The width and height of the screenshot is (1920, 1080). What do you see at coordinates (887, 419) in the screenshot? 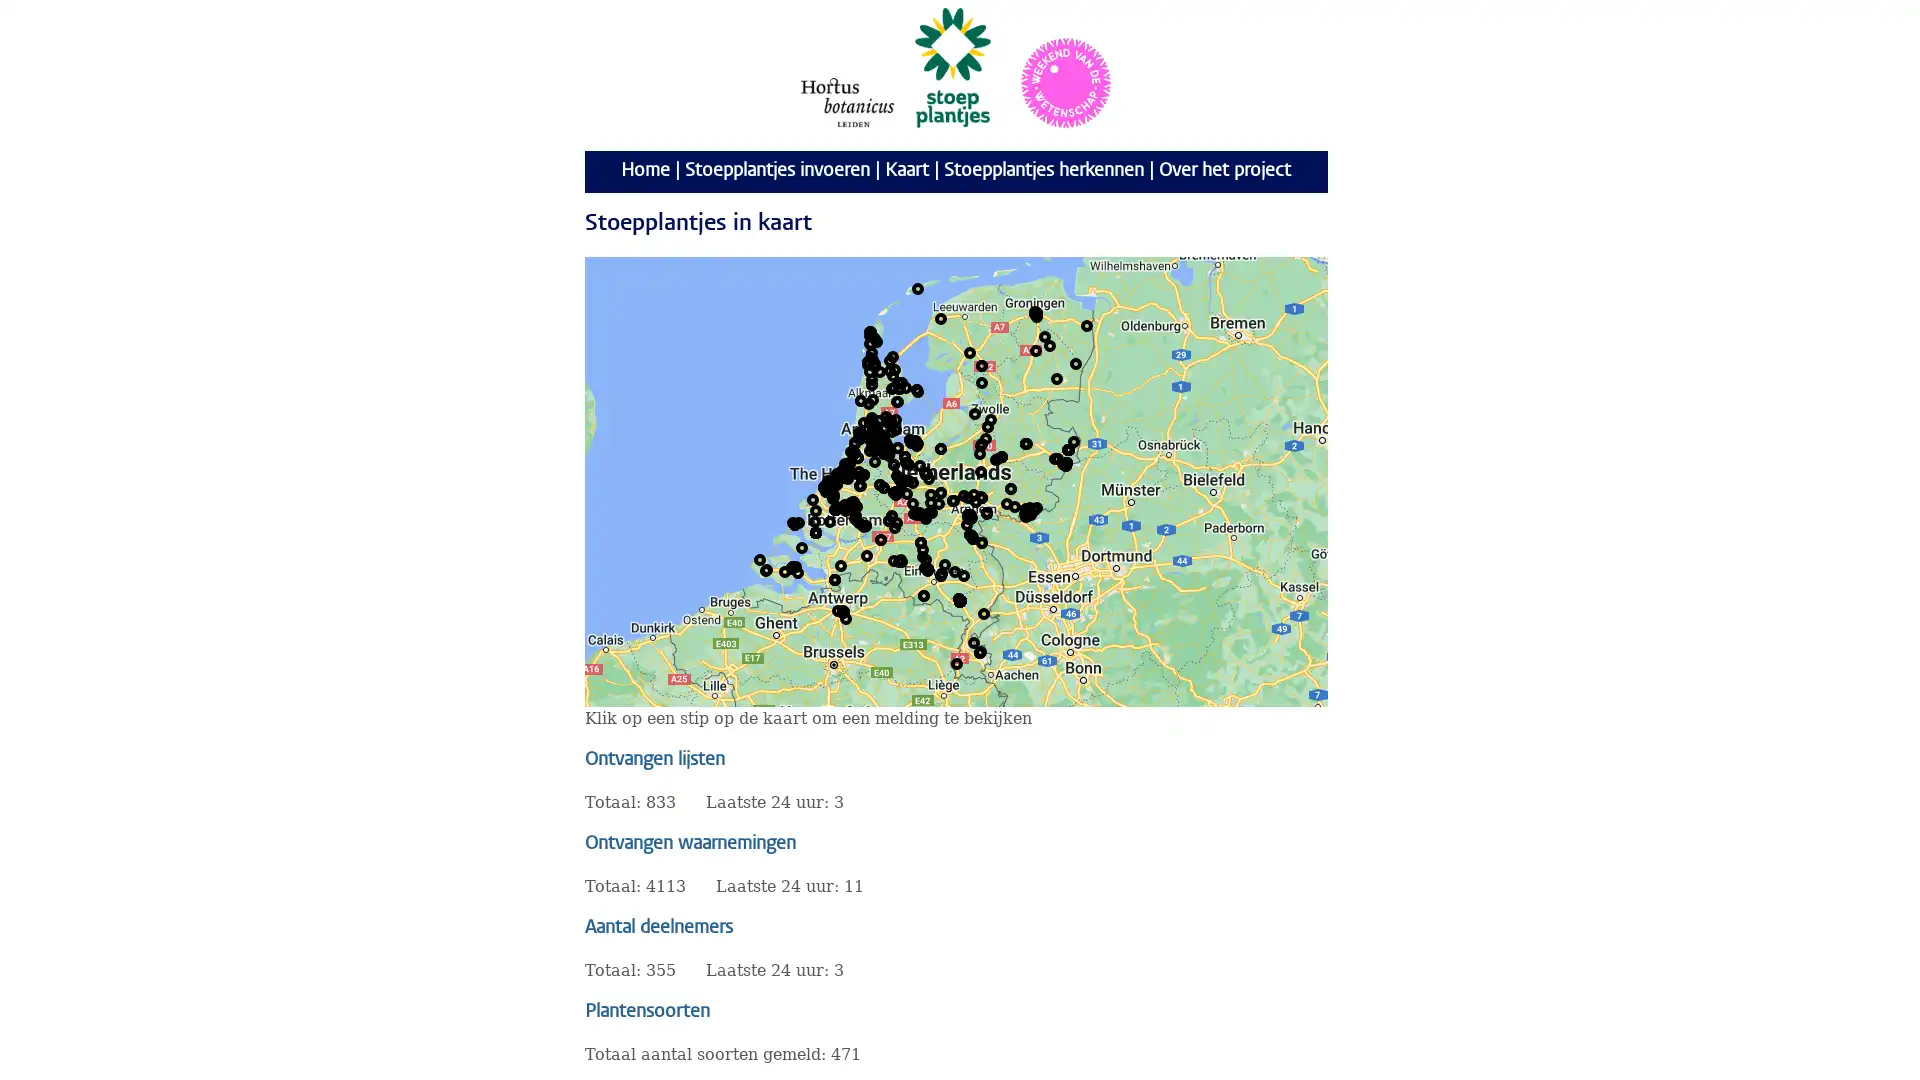
I see `Telling van K op 23 oktober 2021` at bounding box center [887, 419].